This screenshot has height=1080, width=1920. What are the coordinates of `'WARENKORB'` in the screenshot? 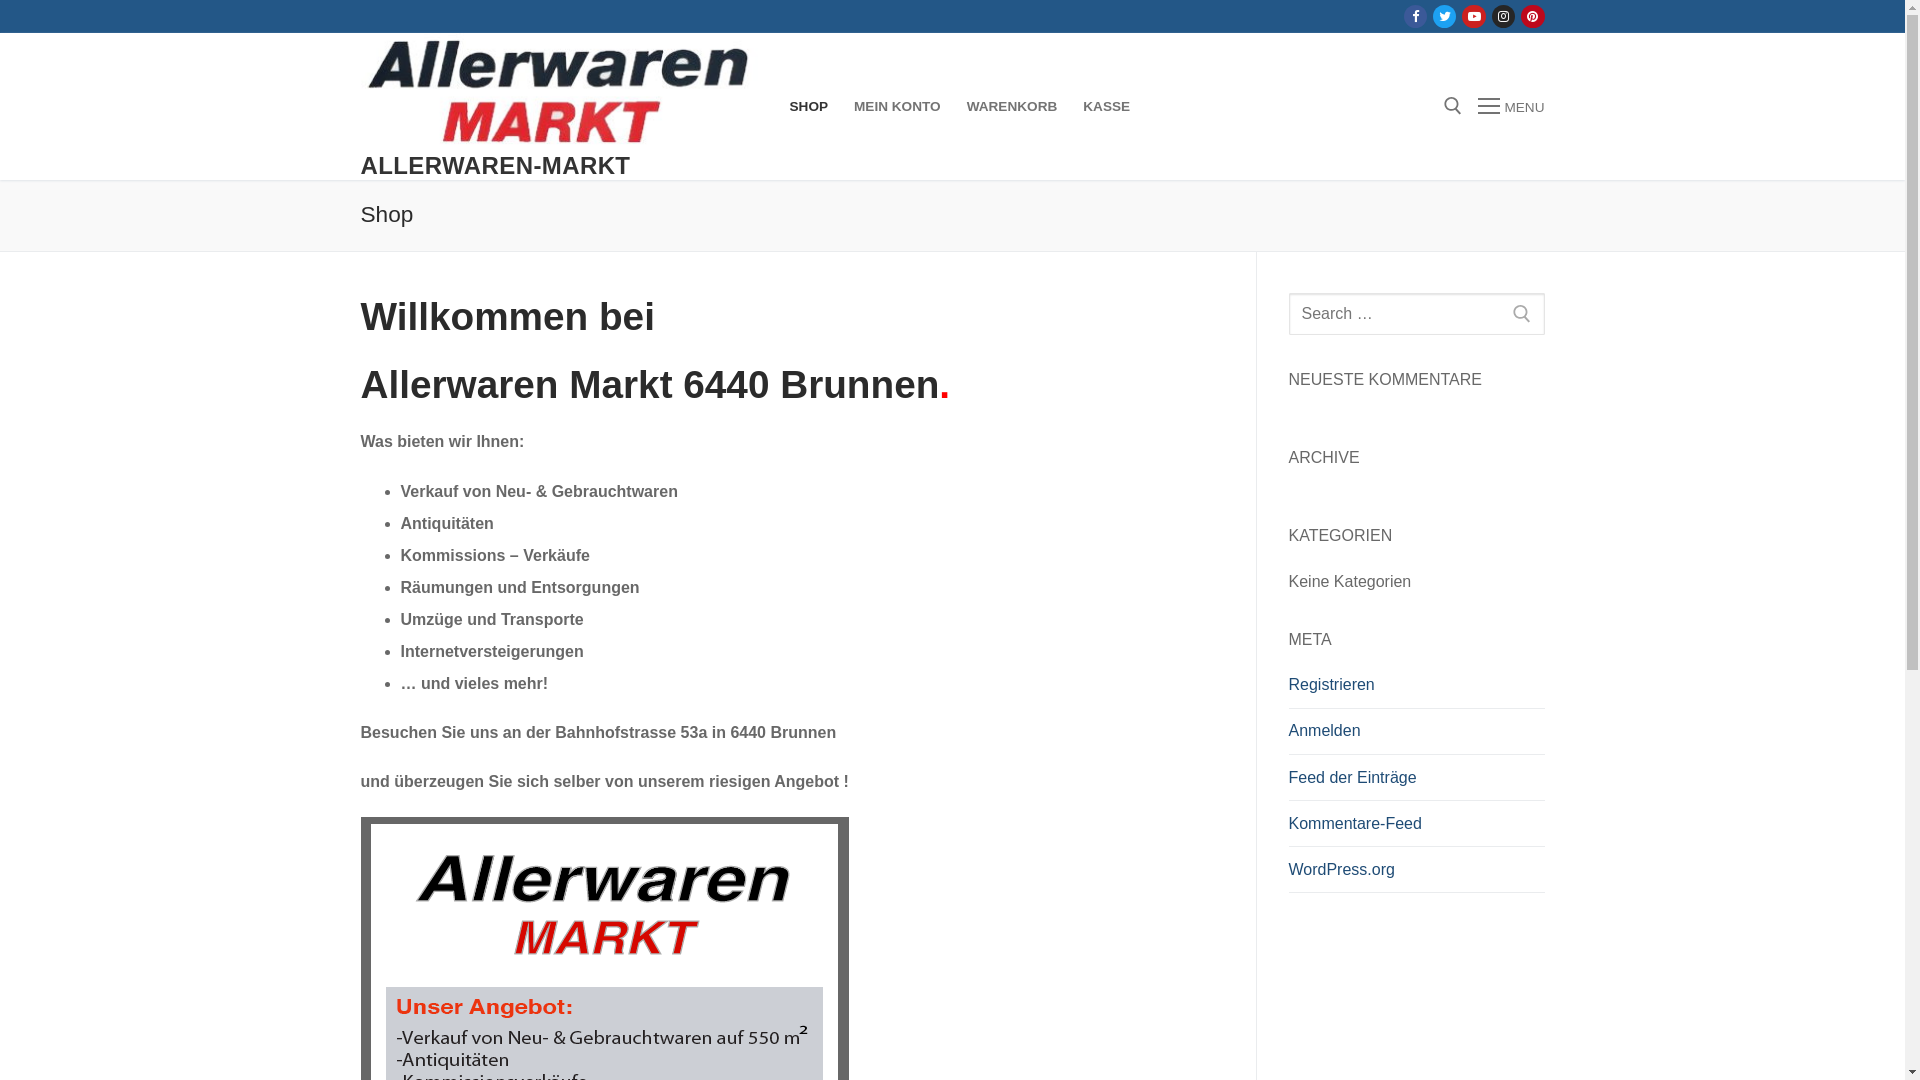 It's located at (1012, 107).